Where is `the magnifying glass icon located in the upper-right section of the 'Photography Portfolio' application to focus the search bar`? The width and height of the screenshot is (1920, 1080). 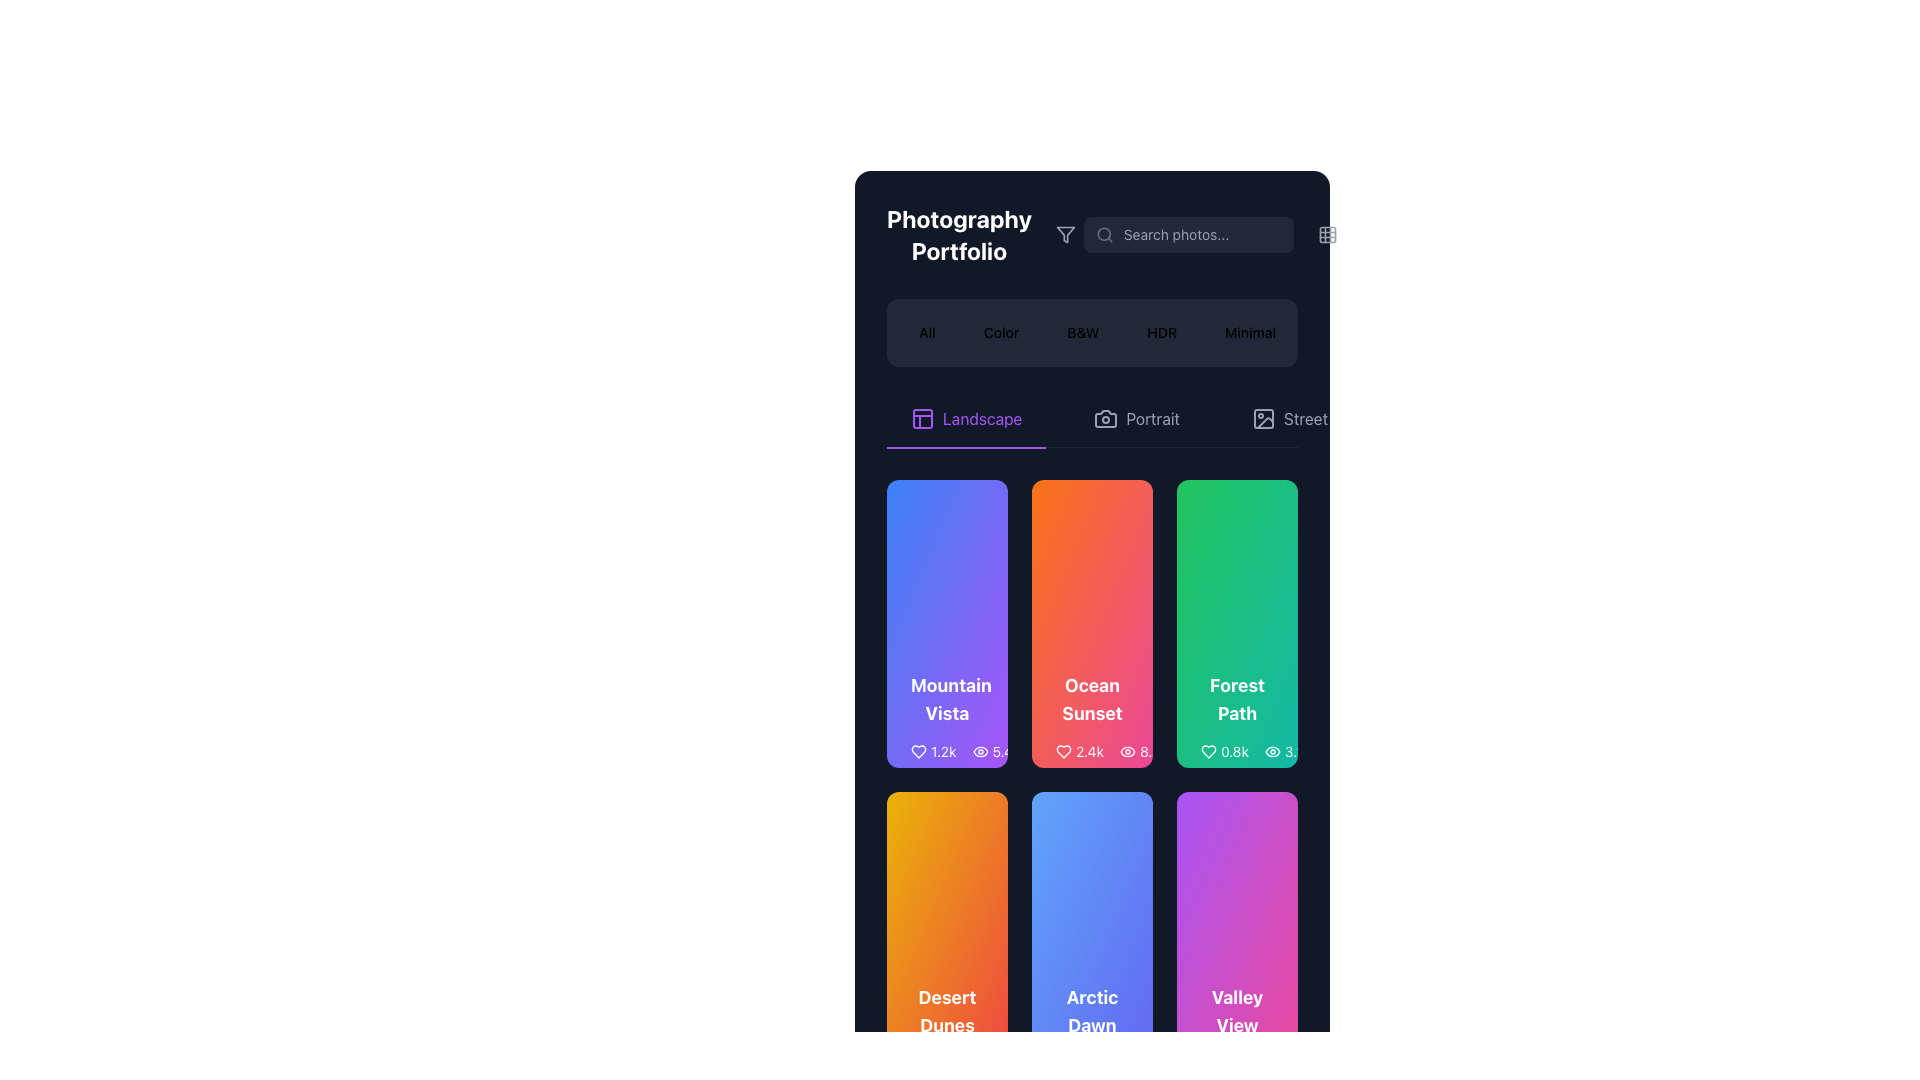 the magnifying glass icon located in the upper-right section of the 'Photography Portfolio' application to focus the search bar is located at coordinates (1103, 234).